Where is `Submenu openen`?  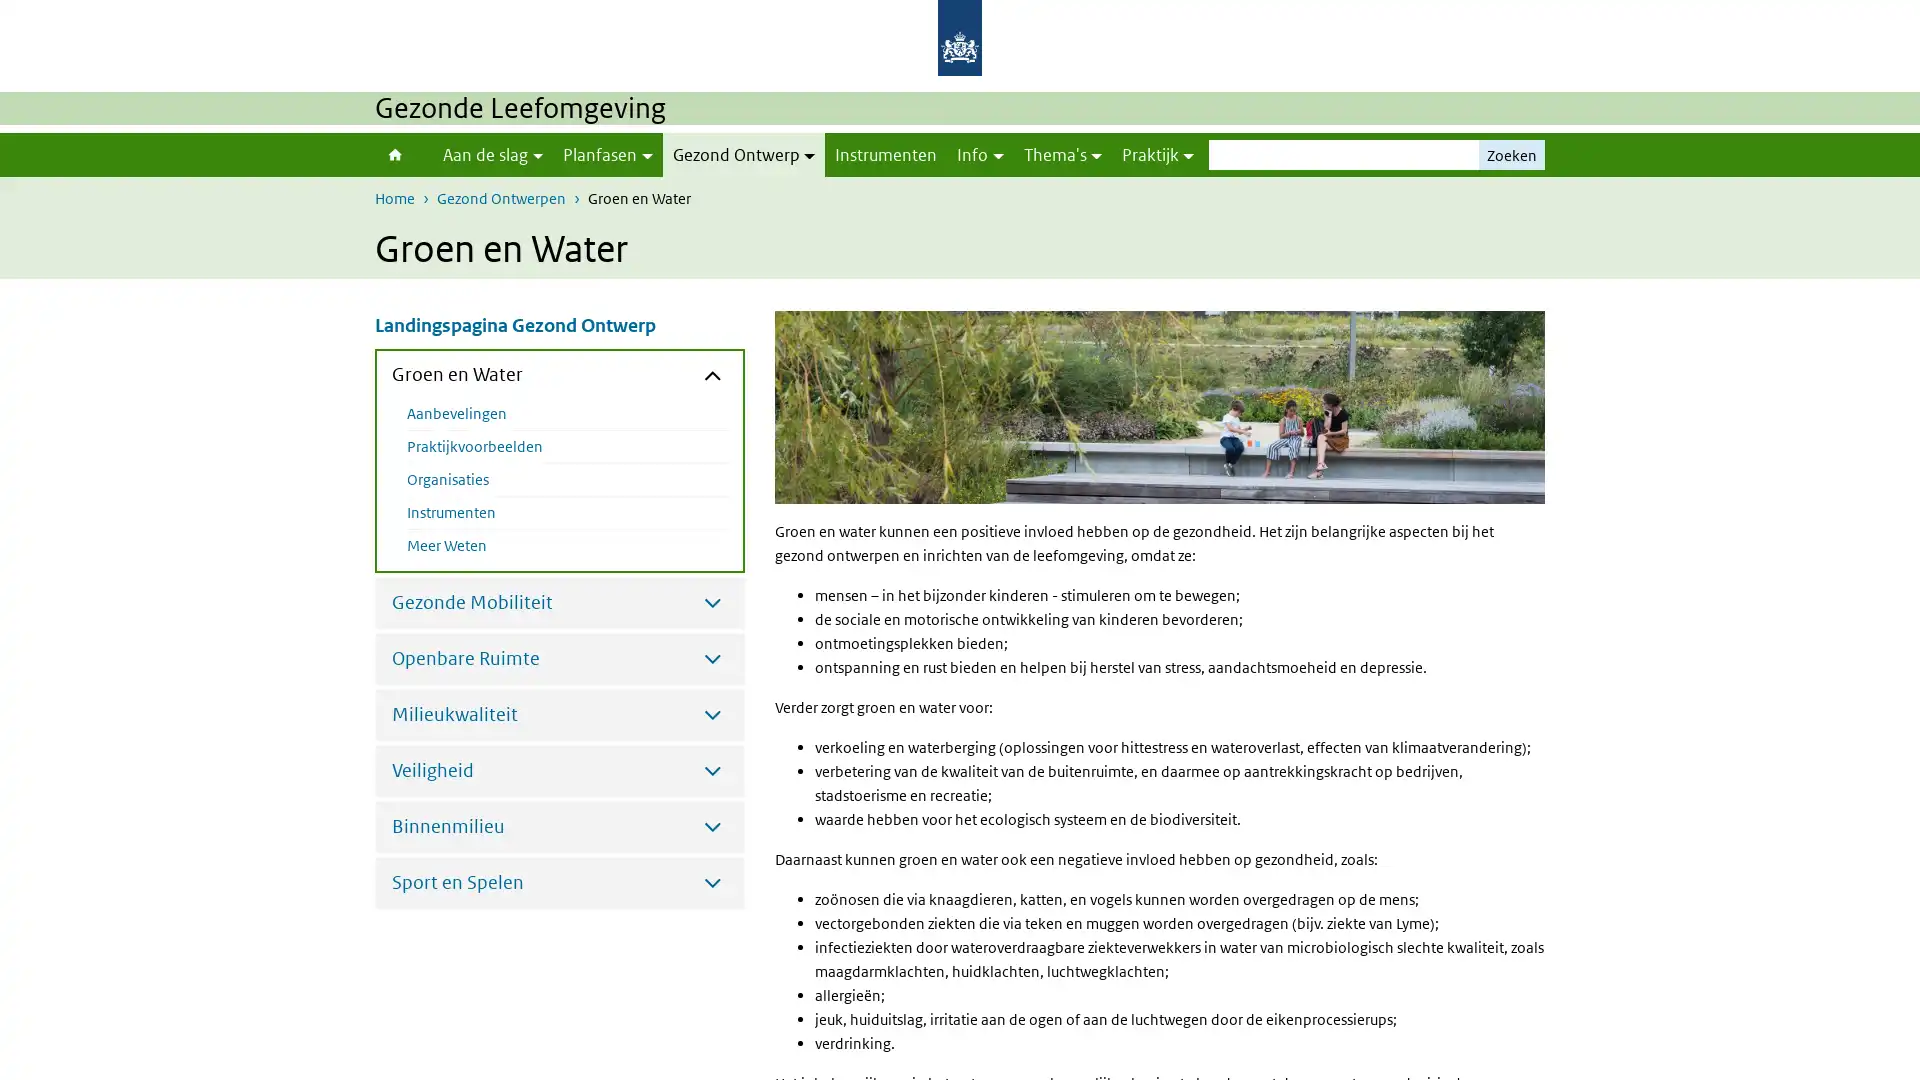
Submenu openen is located at coordinates (713, 881).